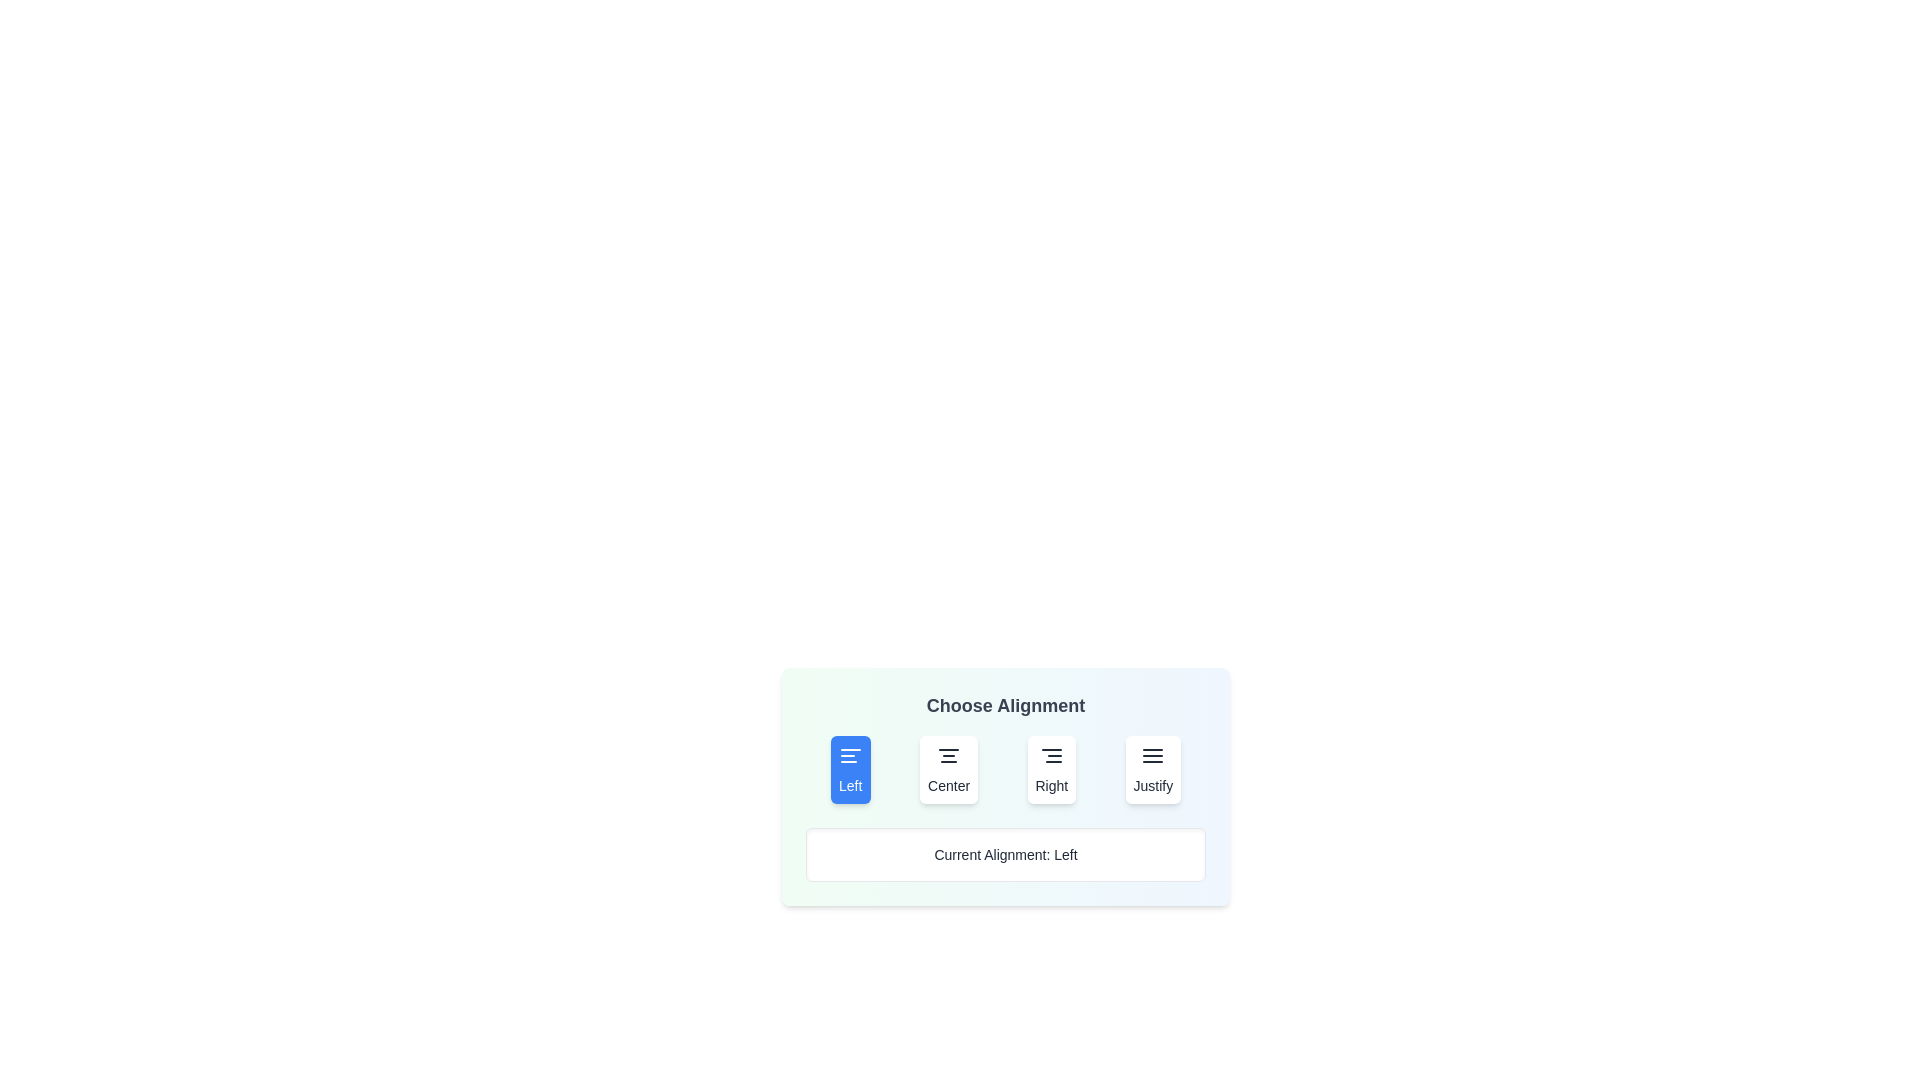 This screenshot has width=1920, height=1080. I want to click on the 'Justify' button to select alignment, so click(1153, 769).